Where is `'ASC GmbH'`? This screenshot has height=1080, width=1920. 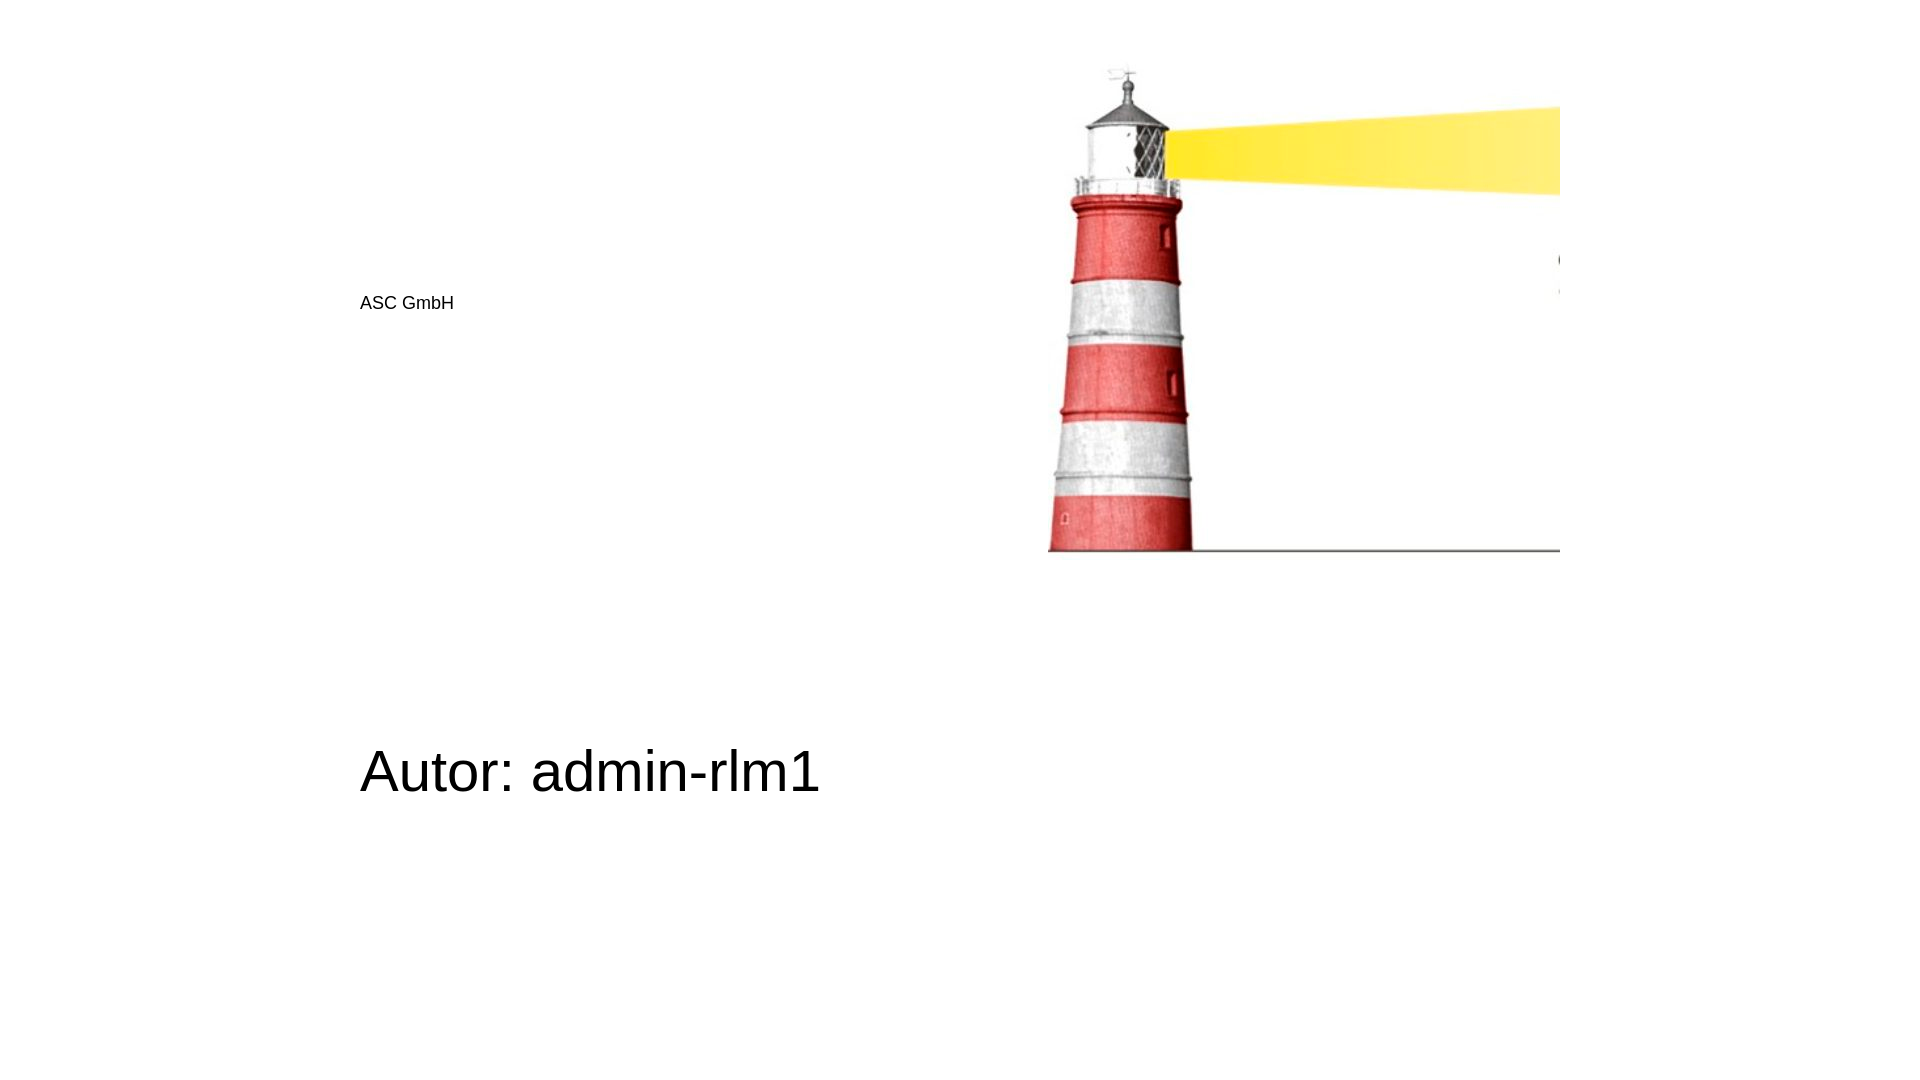
'ASC GmbH' is located at coordinates (406, 303).